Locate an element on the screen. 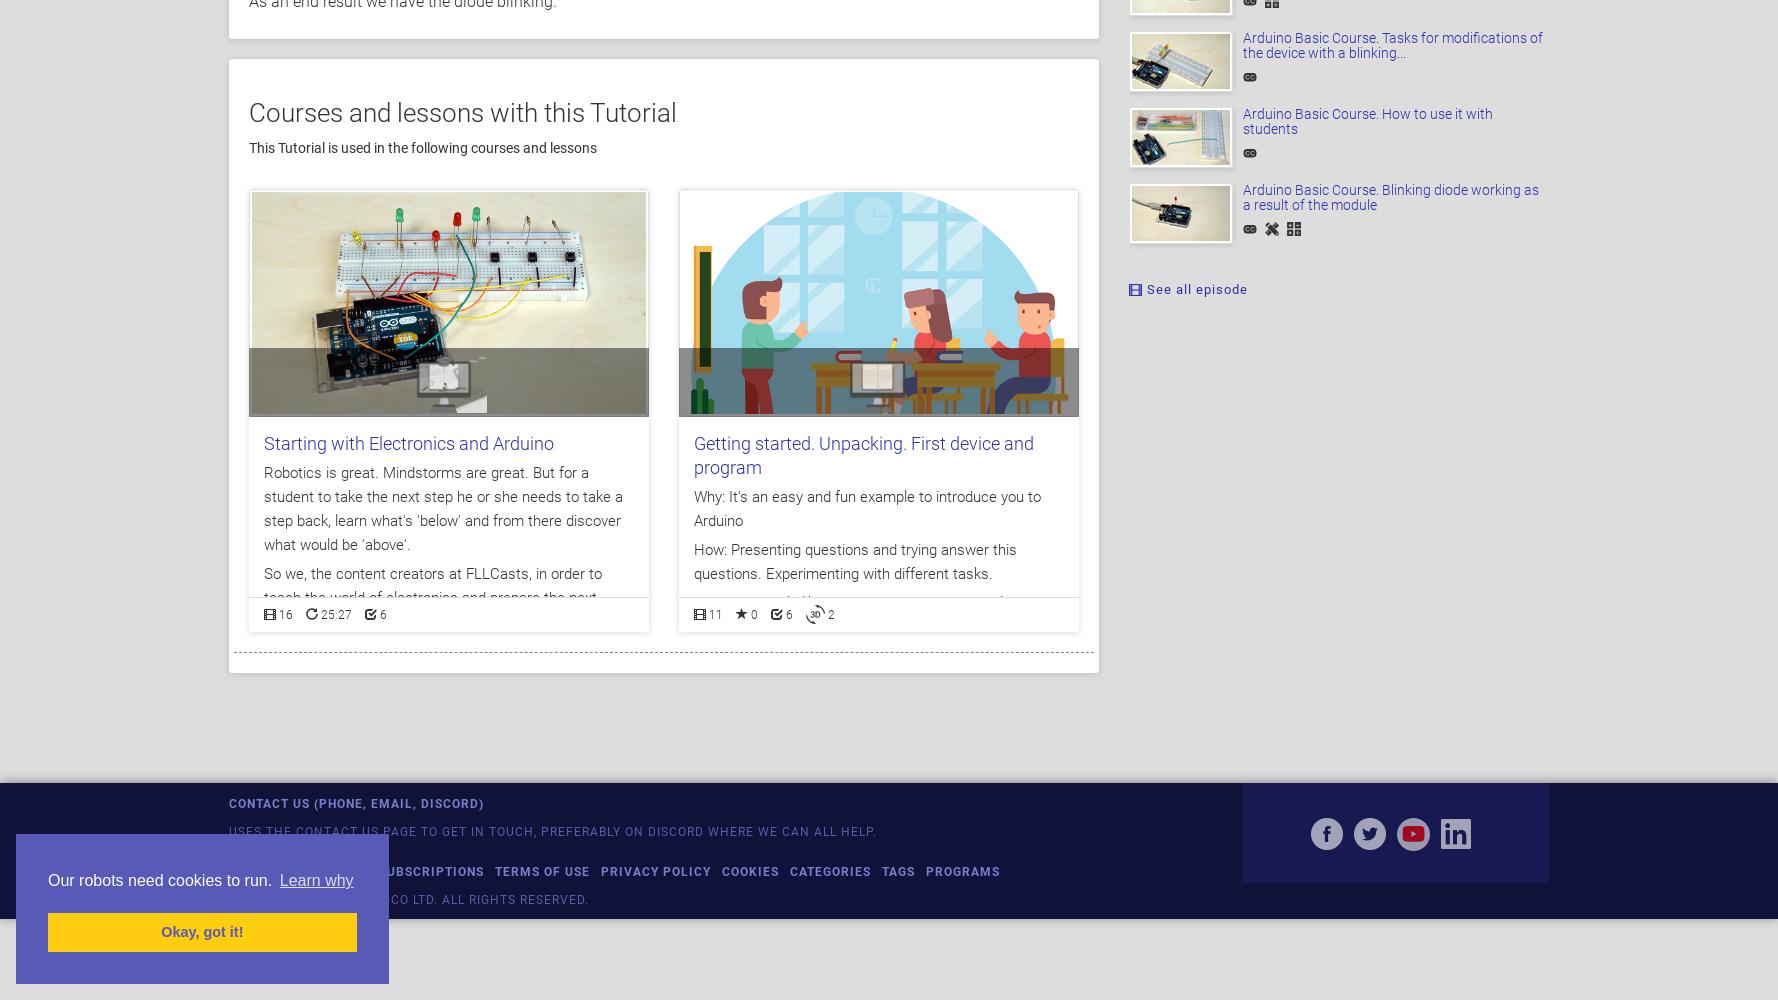  'Our robots need cookies to run.' is located at coordinates (161, 880).